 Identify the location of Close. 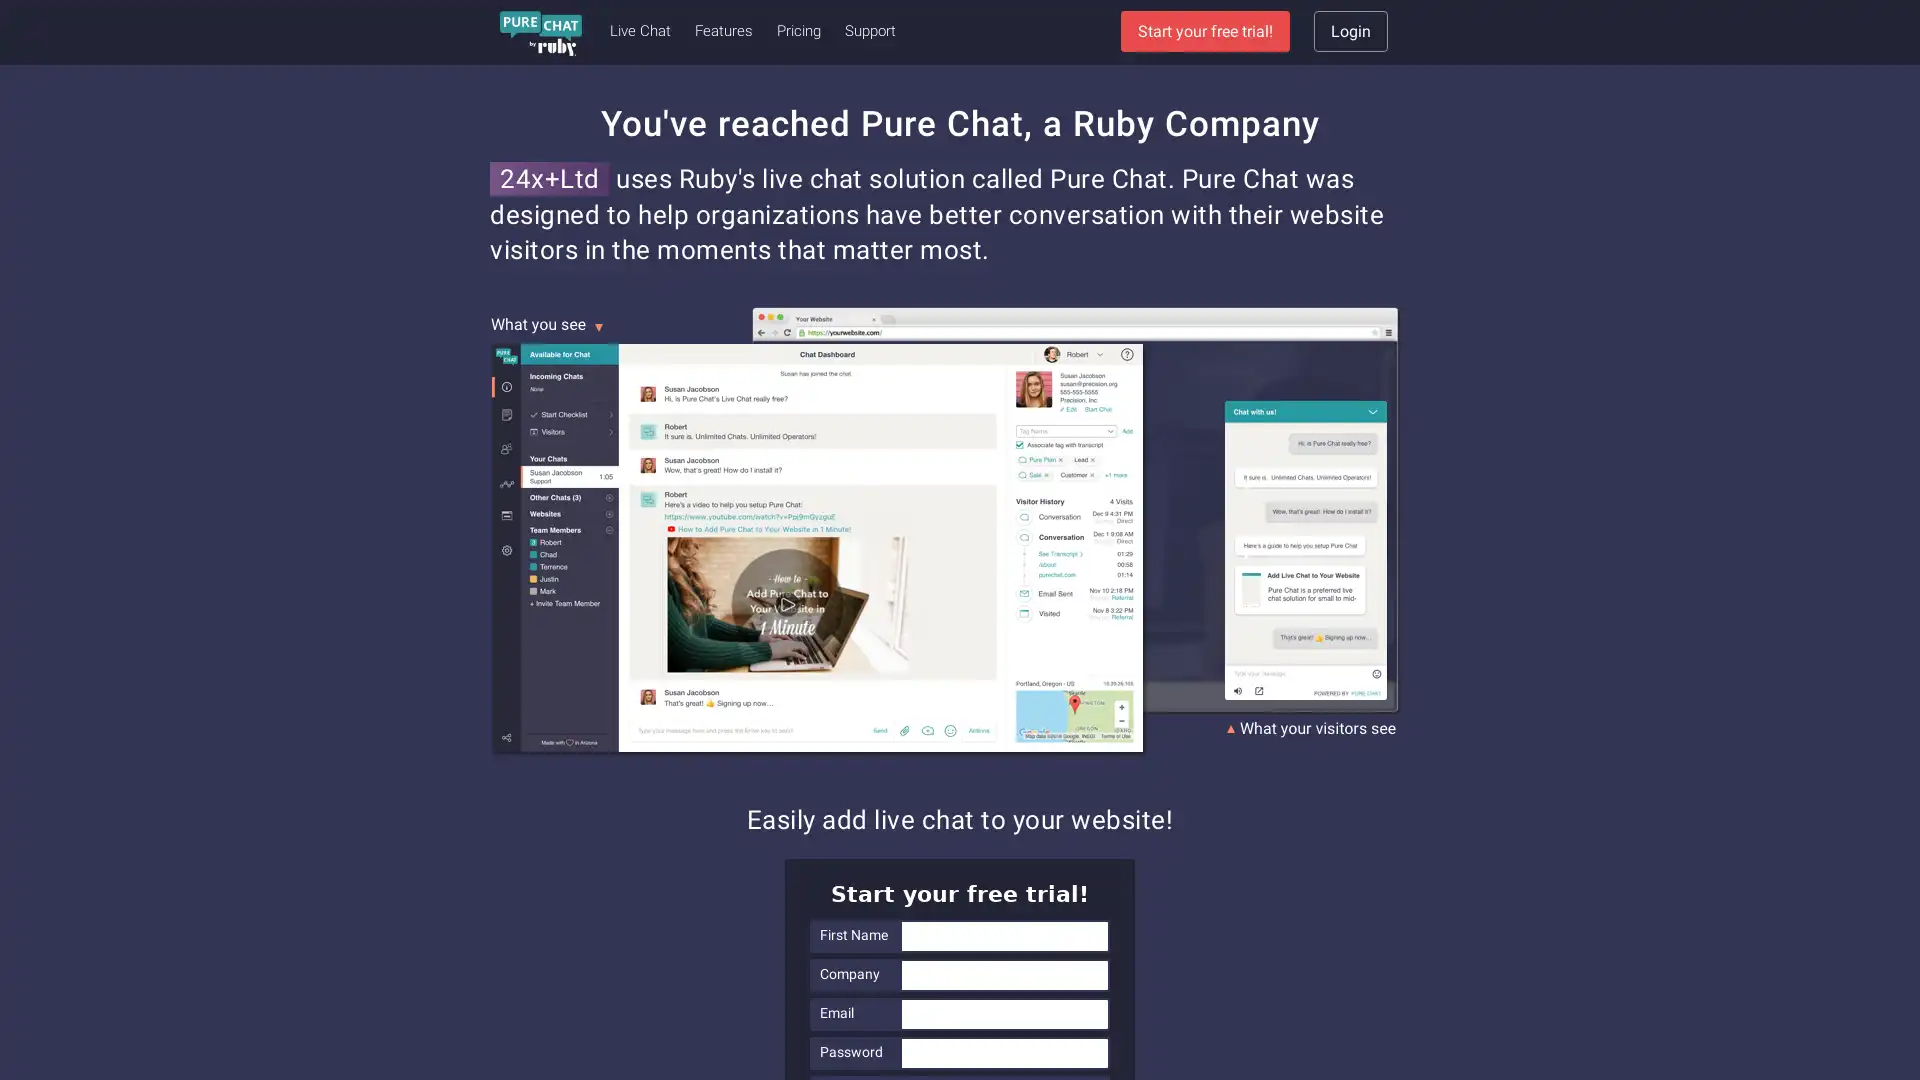
(770, 902).